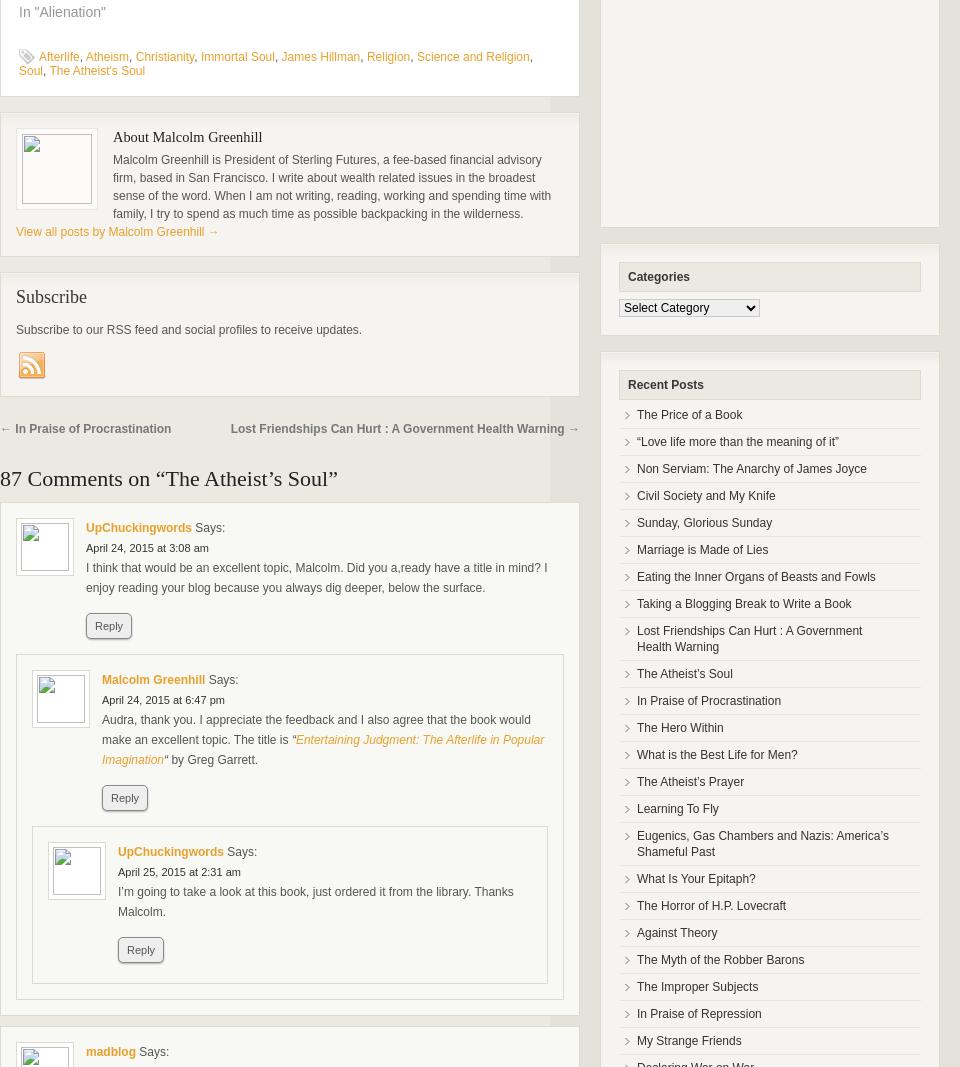 This screenshot has height=1067, width=960. I want to click on 'Malcolm Greenhill is President of Sterling Futures, a fee-based financial advisory firm, based in San Francisco.  I write about wealth related issues in the broadest sense of the word.

When I am not writing, reading, working and spending time with family, I try to spend as much  time as possible backpacking in the wilderness.', so click(331, 187).